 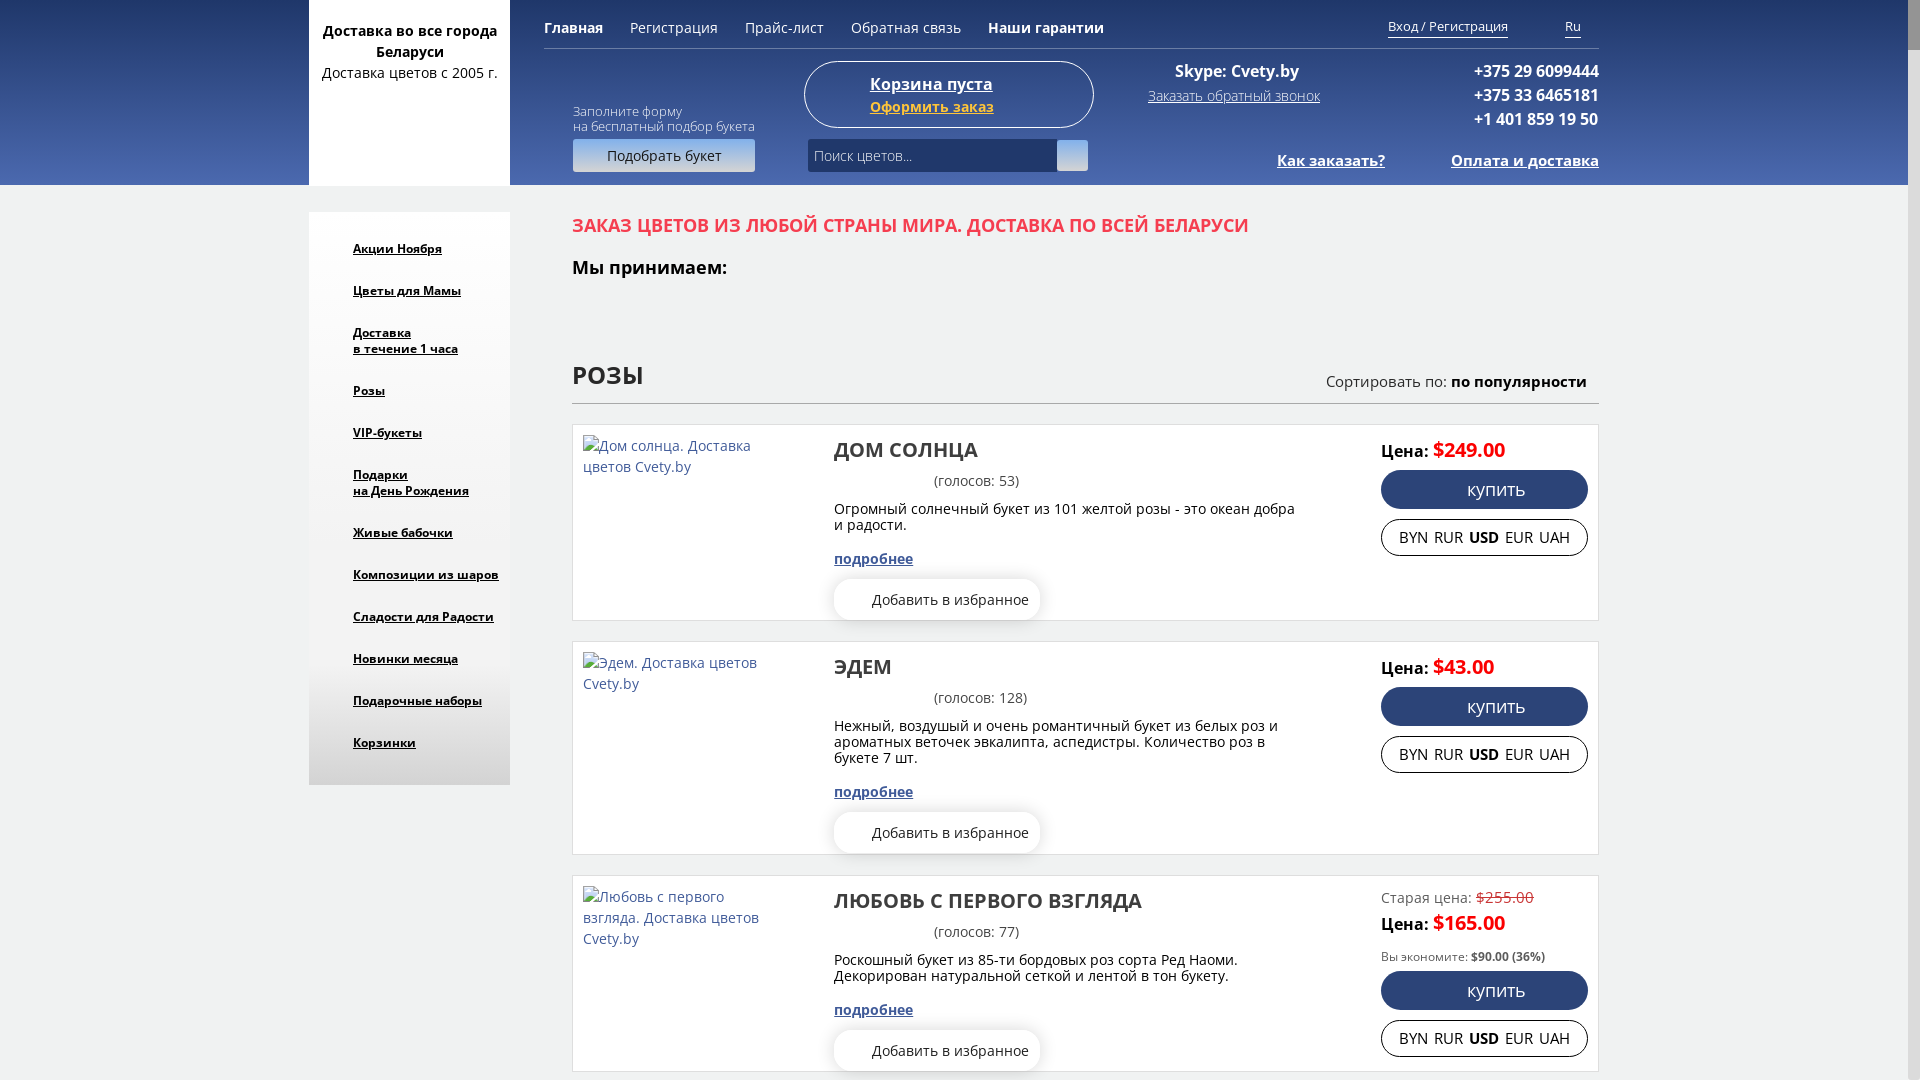 What do you see at coordinates (1538, 1036) in the screenshot?
I see `'UAH'` at bounding box center [1538, 1036].